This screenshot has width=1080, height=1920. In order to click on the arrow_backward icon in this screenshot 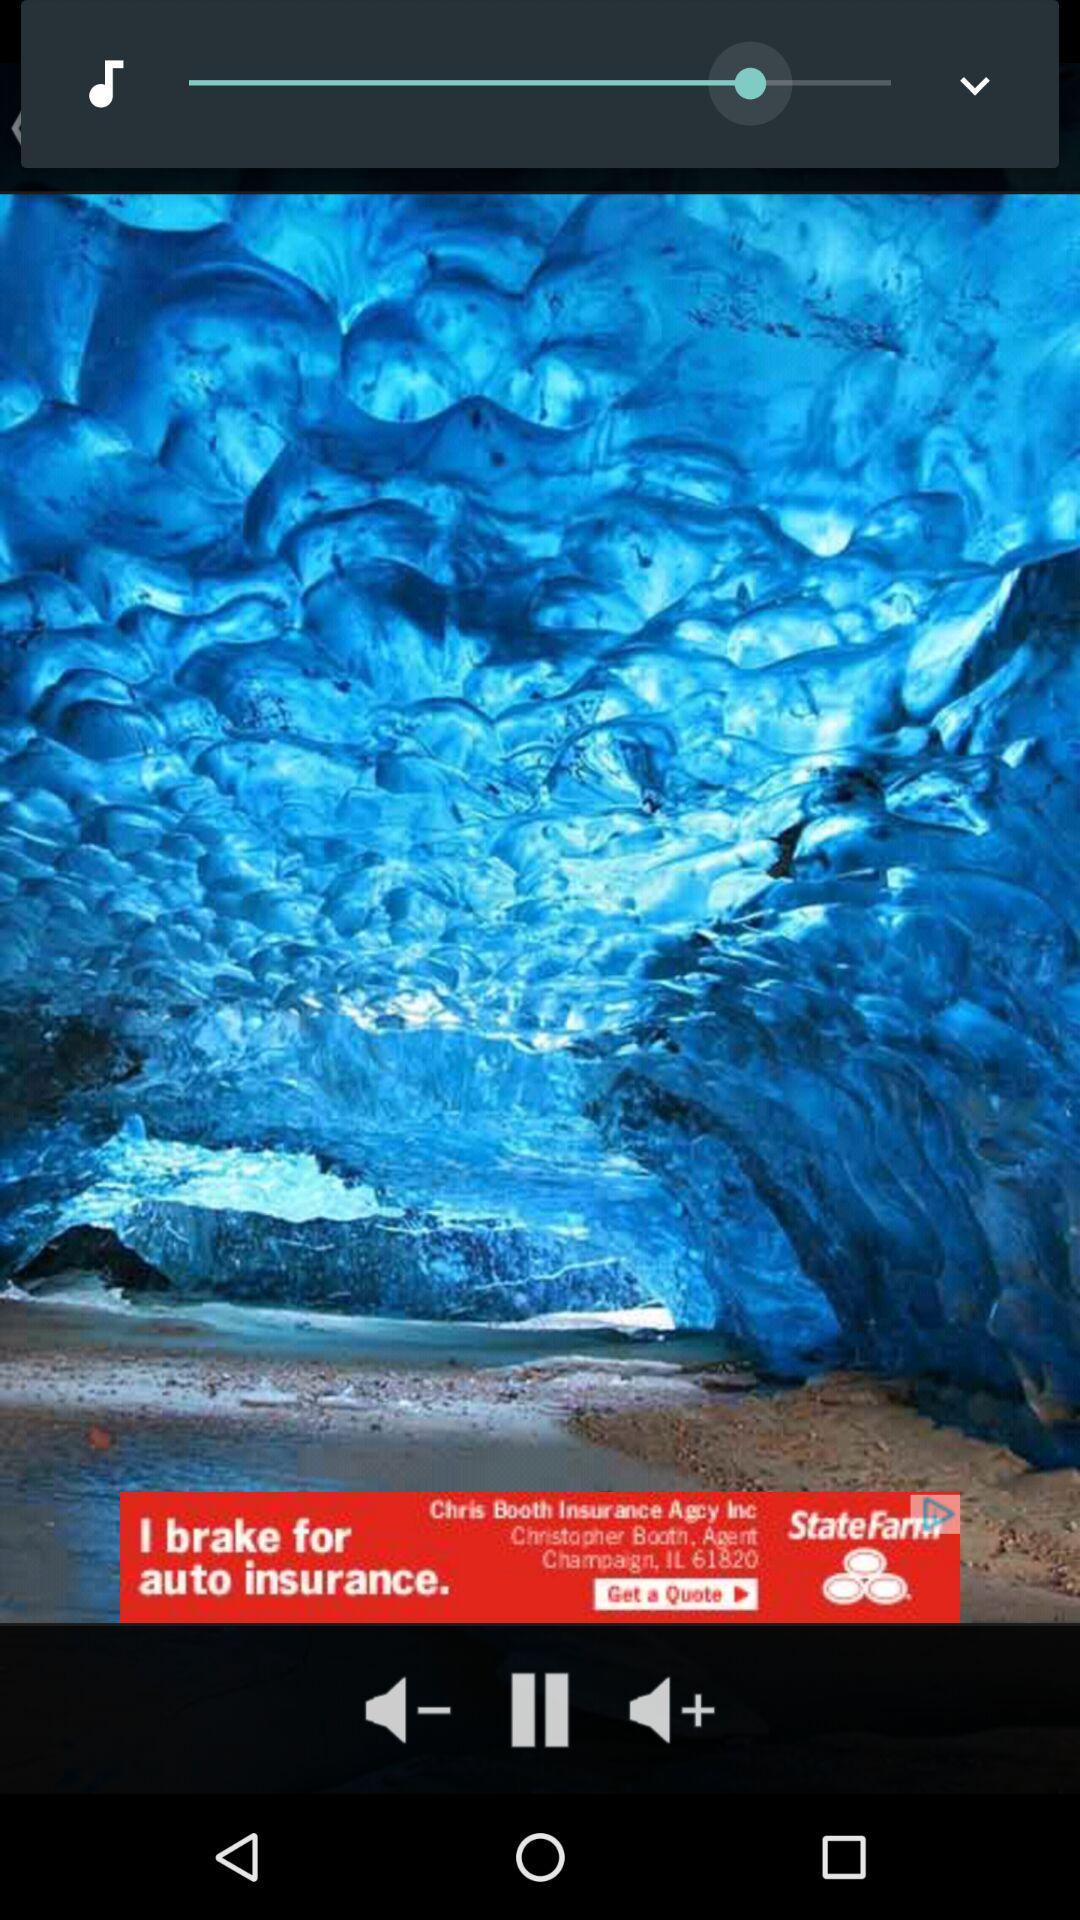, I will do `click(20, 127)`.